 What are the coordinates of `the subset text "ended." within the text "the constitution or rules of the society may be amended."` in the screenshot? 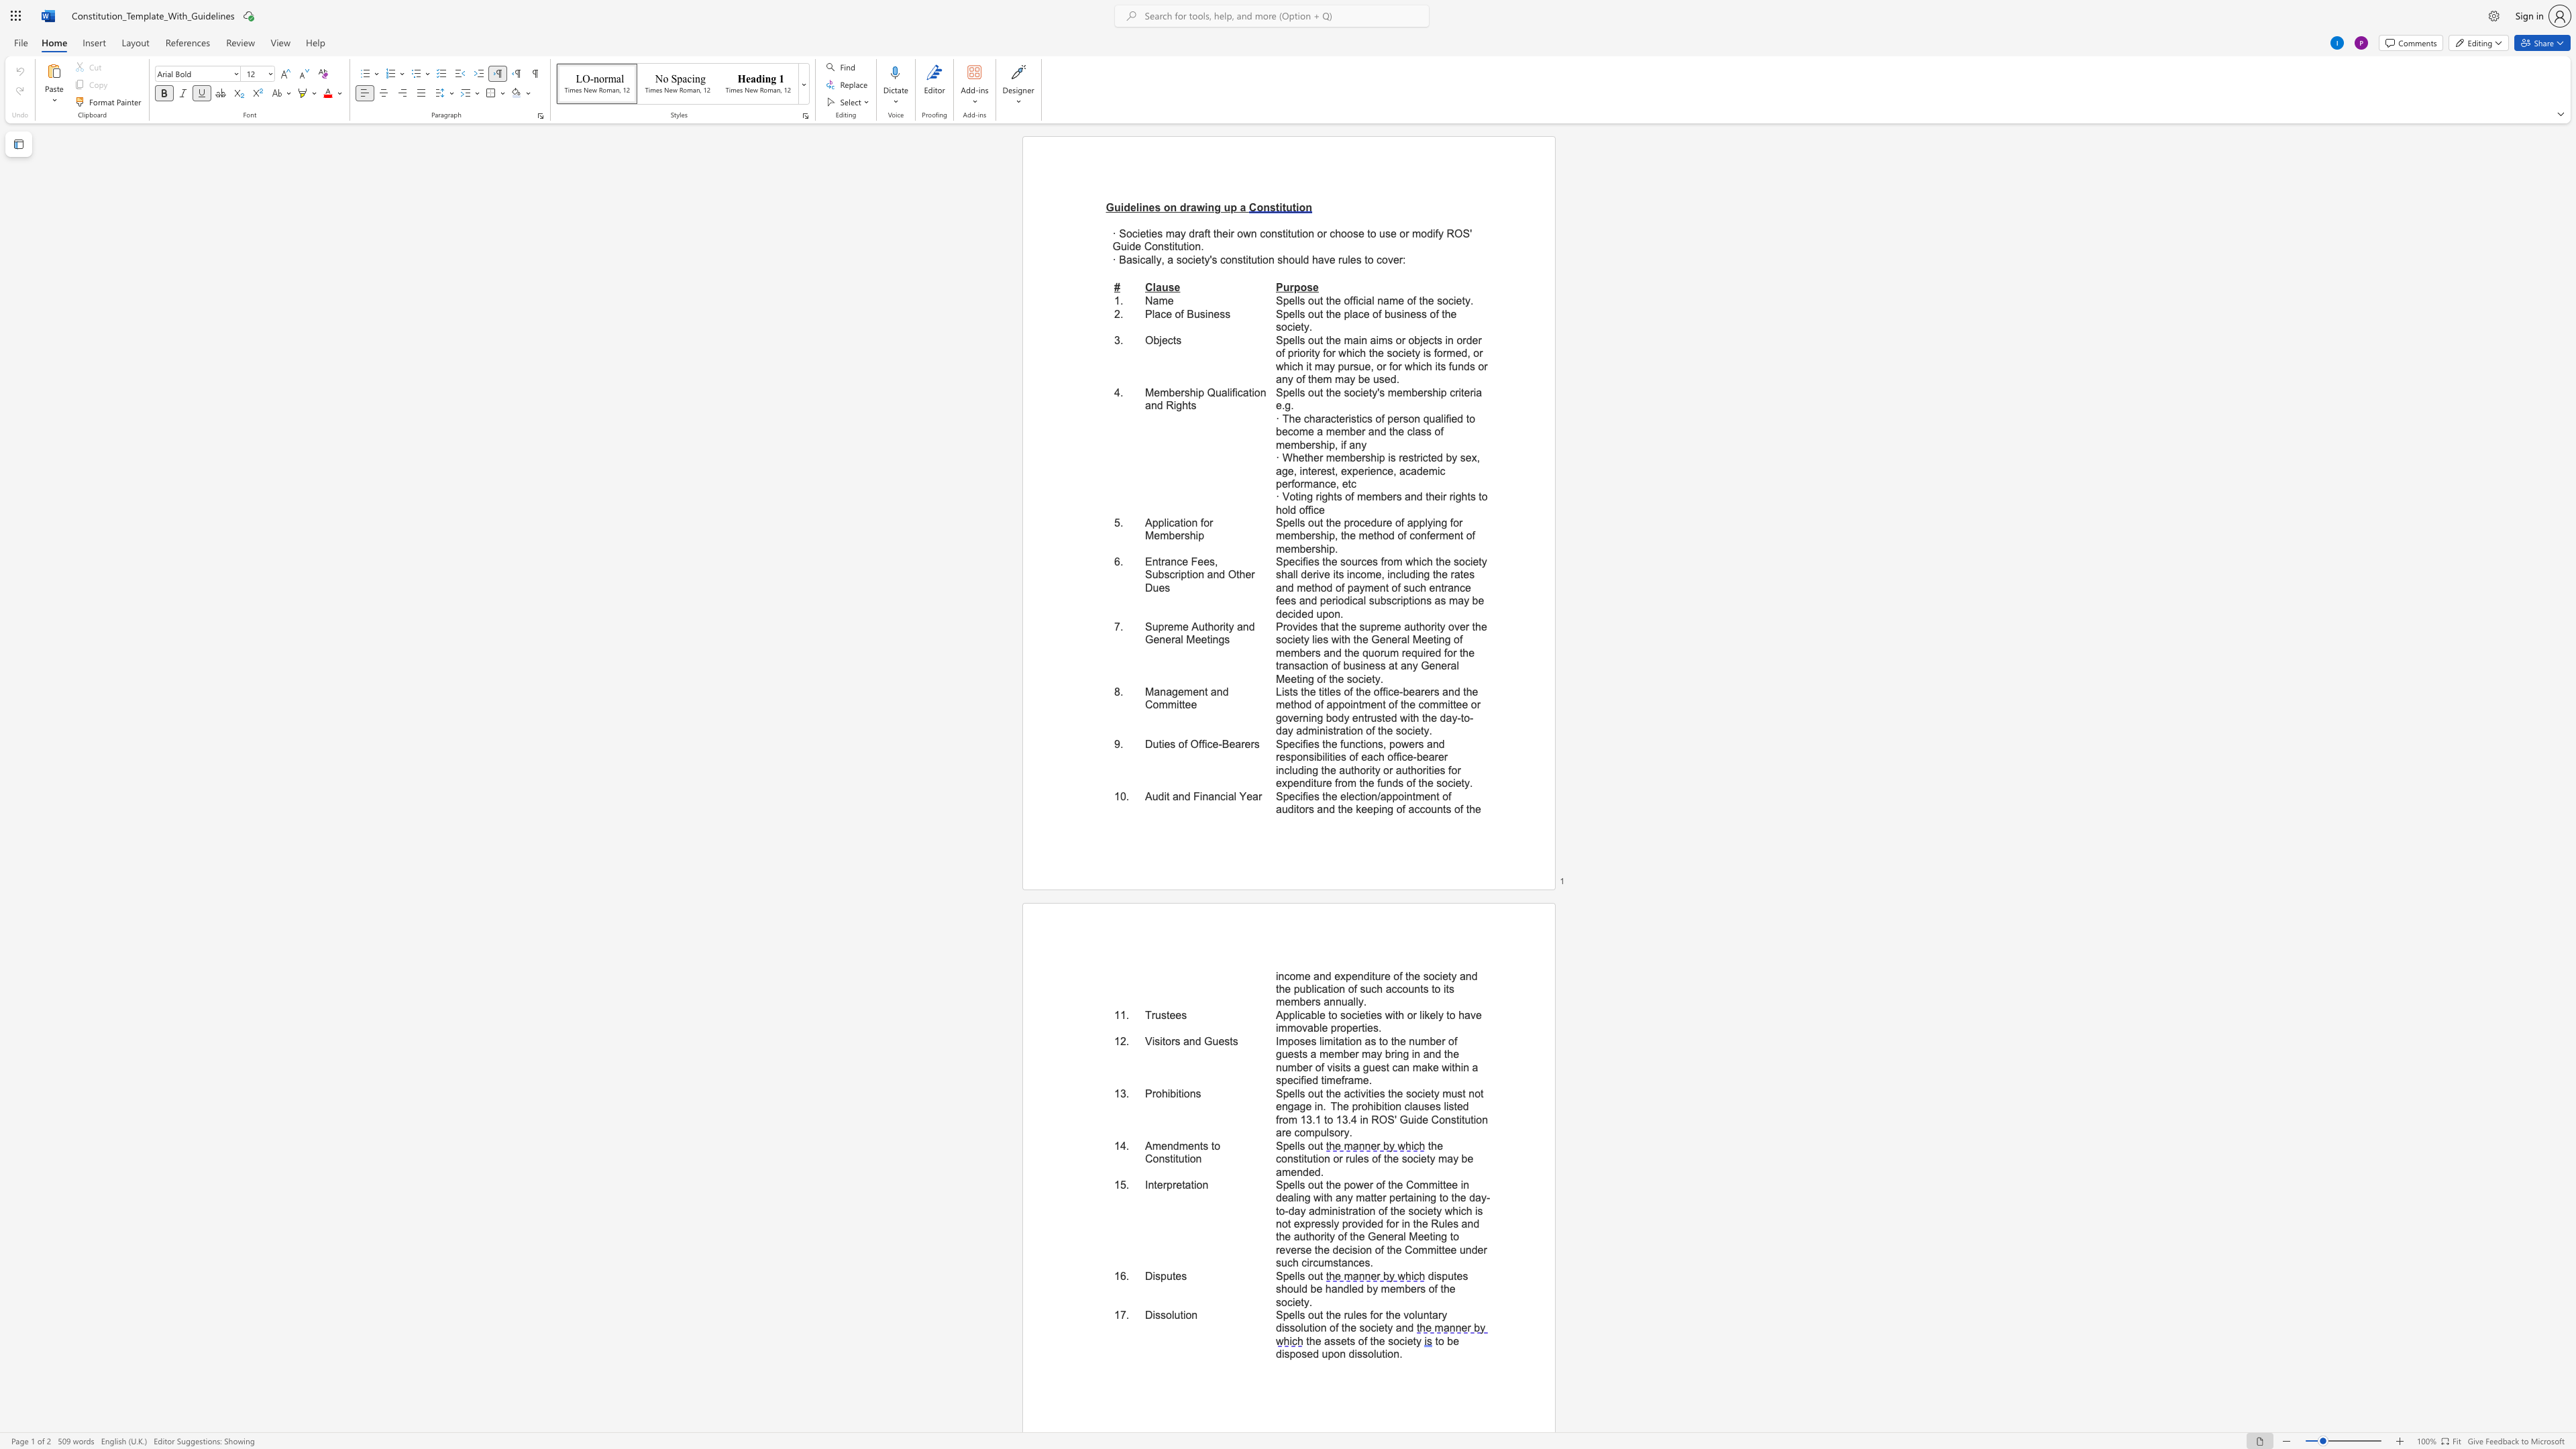 It's located at (1291, 1171).